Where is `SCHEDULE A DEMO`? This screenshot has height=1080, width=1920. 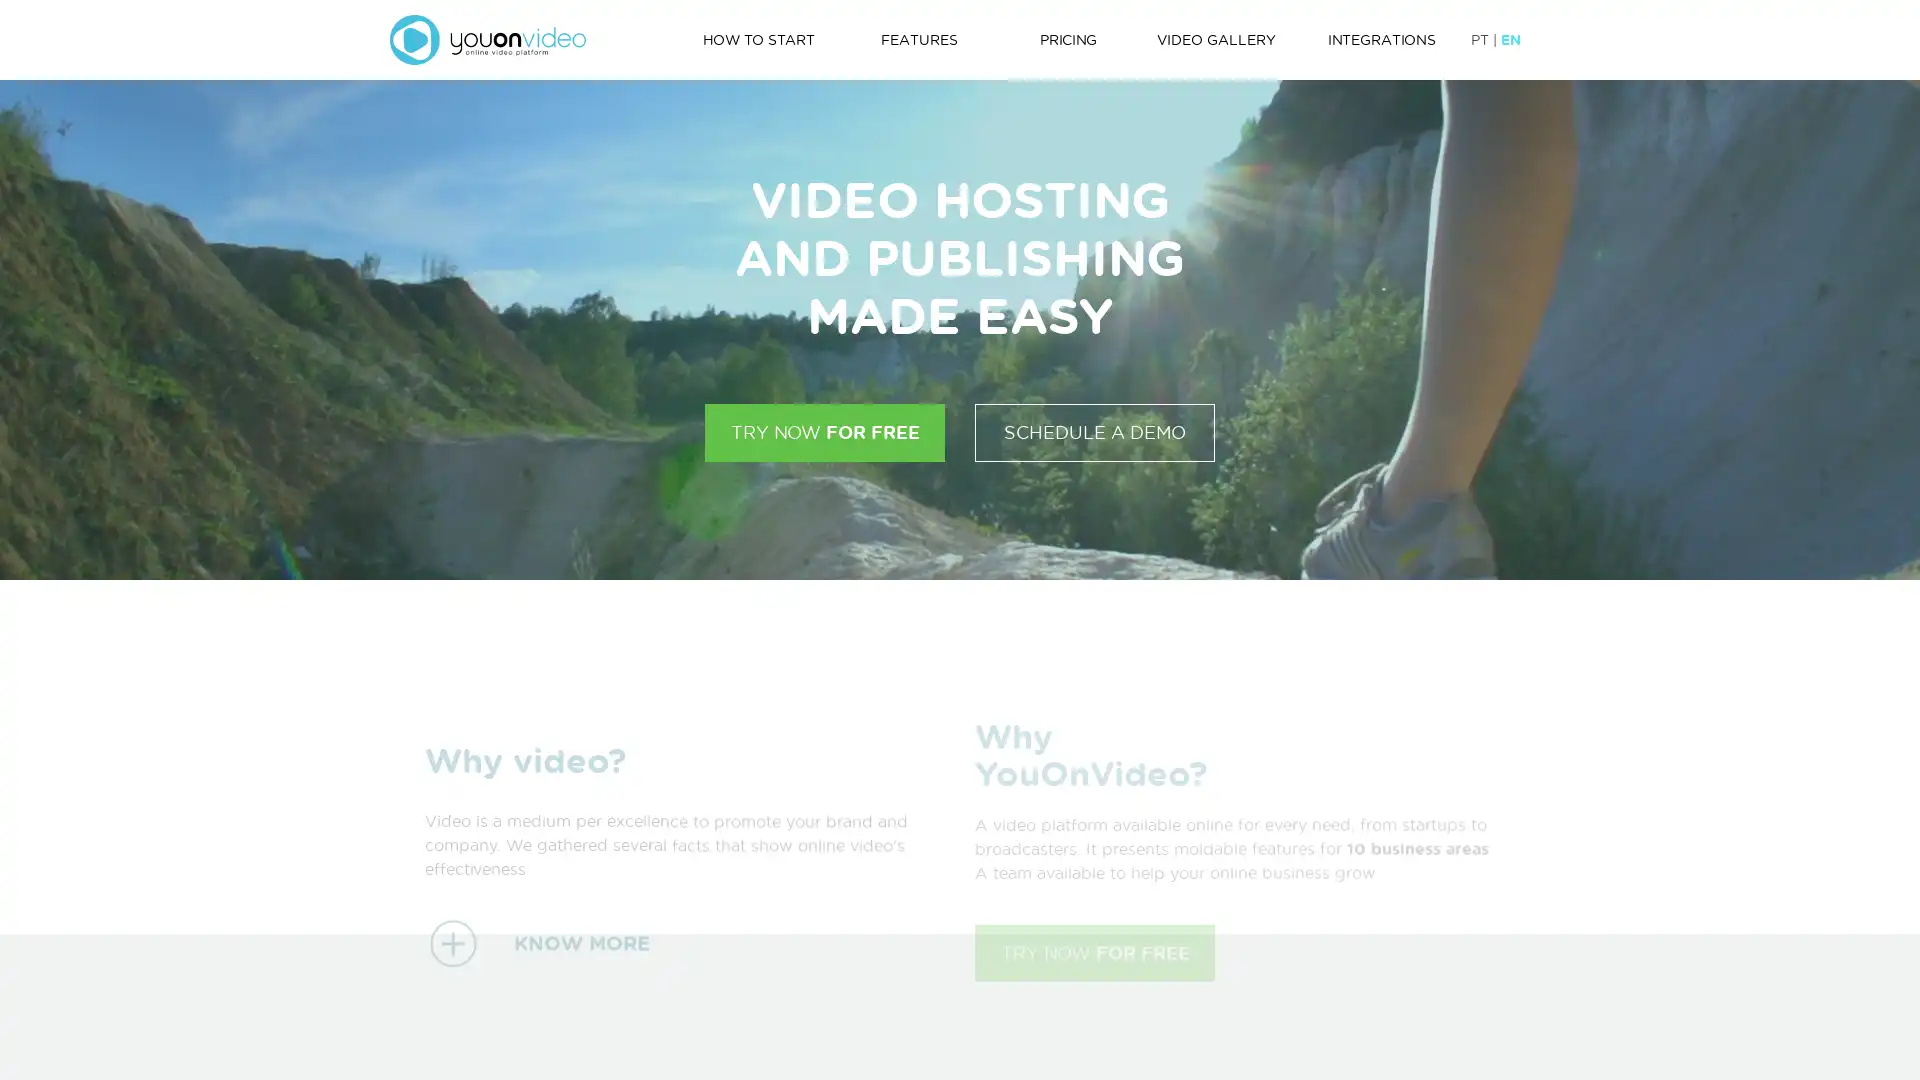
SCHEDULE A DEMO is located at coordinates (1093, 431).